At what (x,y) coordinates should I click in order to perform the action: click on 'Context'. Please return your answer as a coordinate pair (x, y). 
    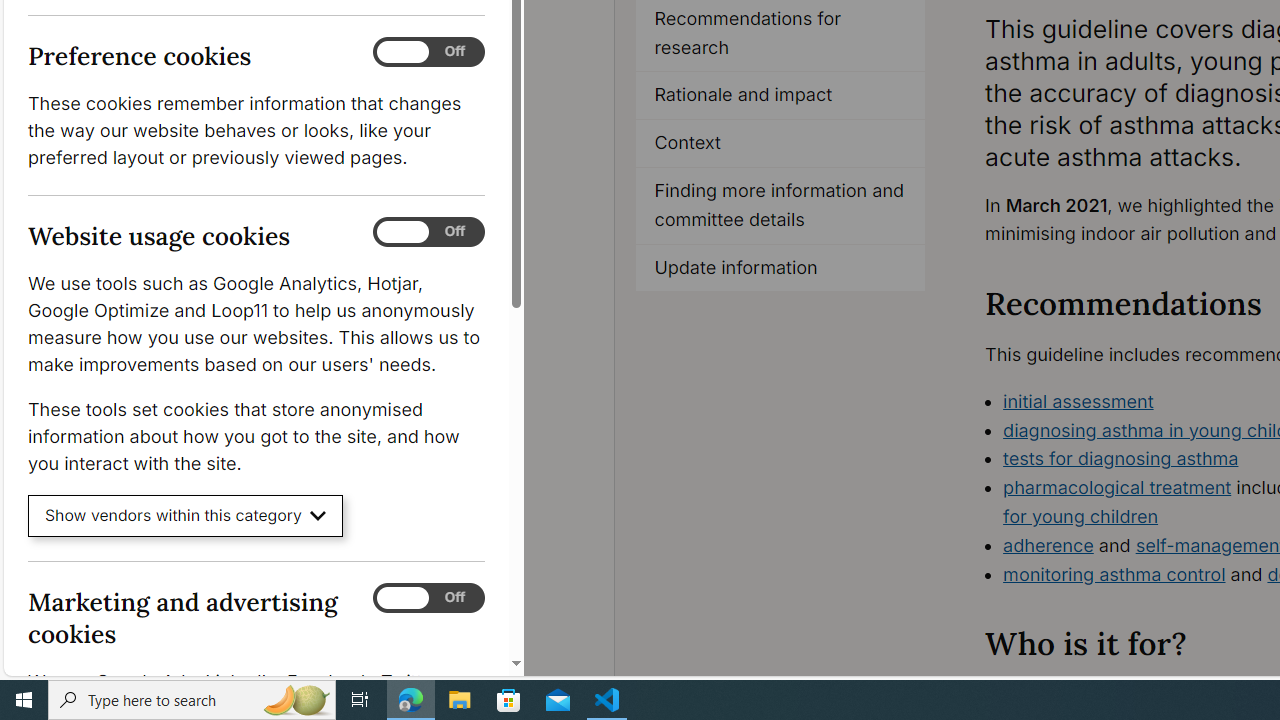
    Looking at the image, I should click on (780, 143).